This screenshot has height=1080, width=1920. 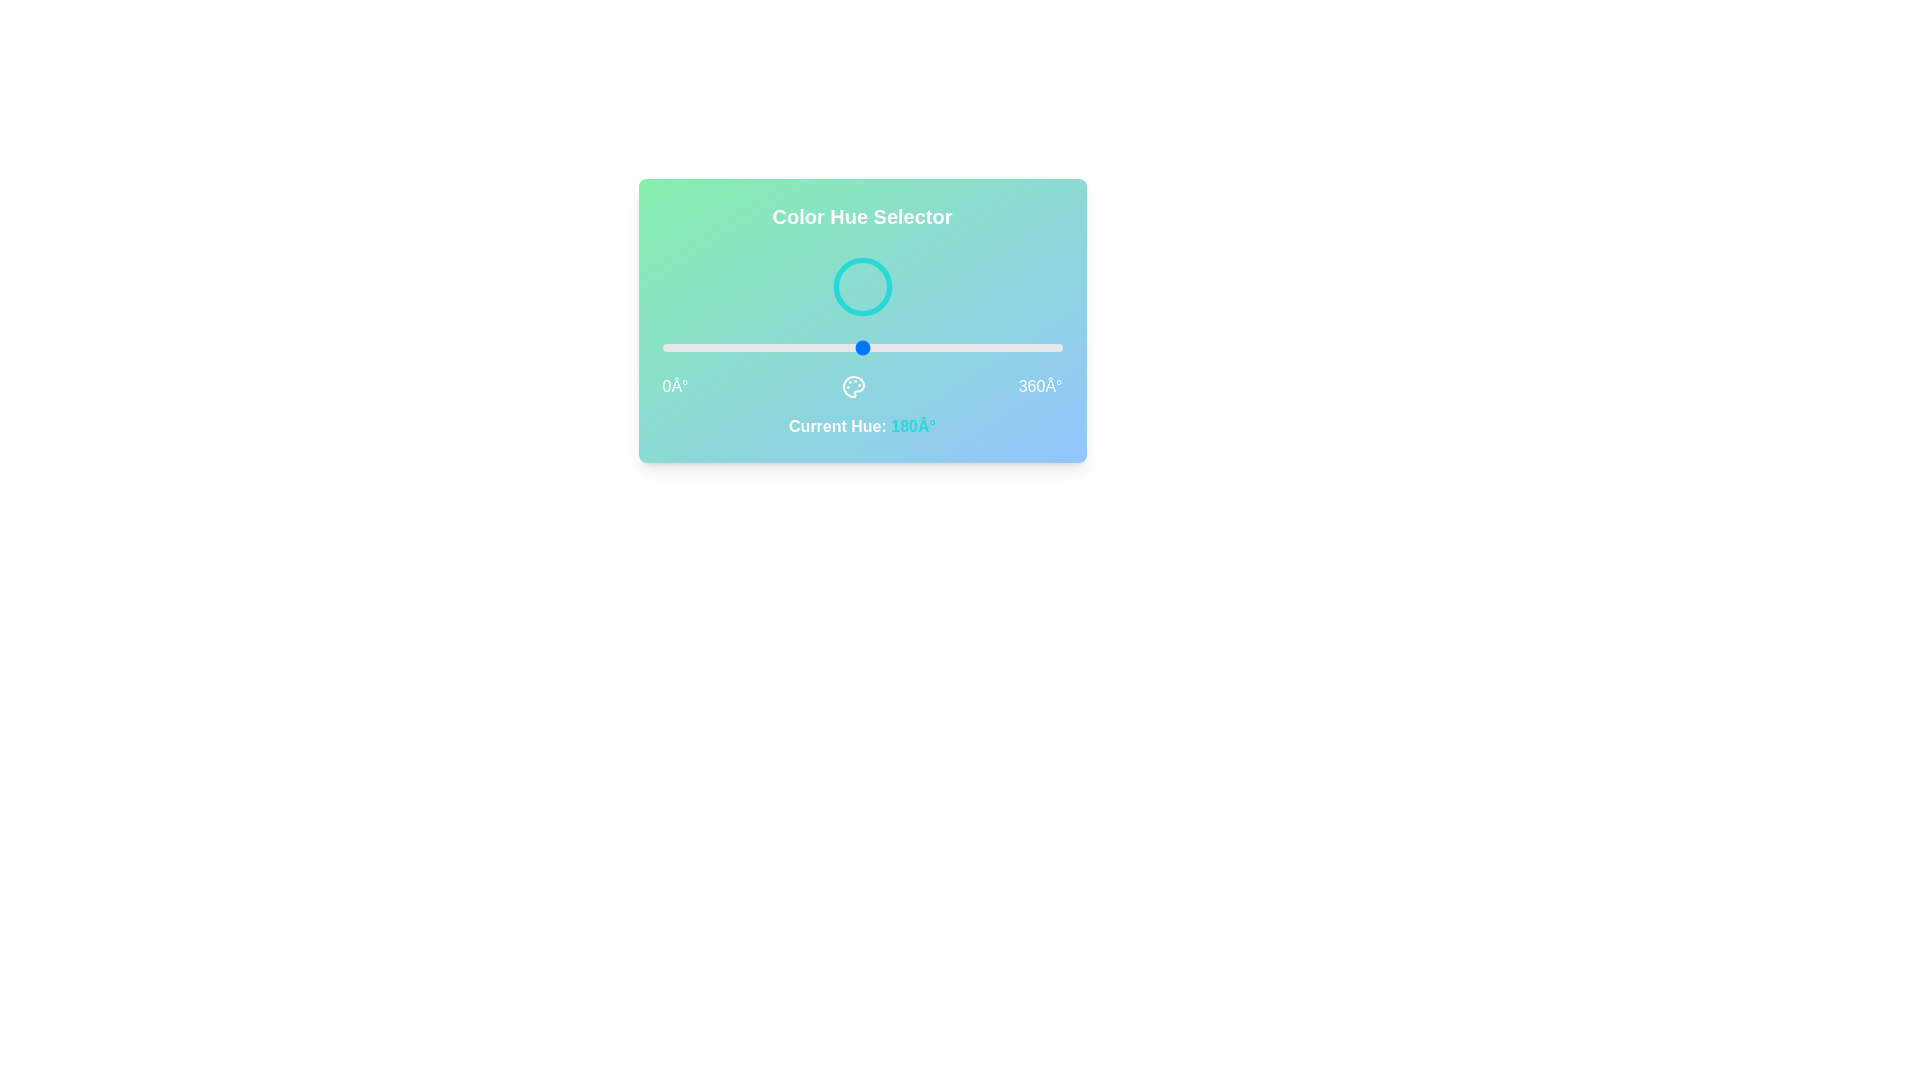 I want to click on the slider to set the hue to 293 degrees, causing the circle's color to change accordingly, so click(x=988, y=346).